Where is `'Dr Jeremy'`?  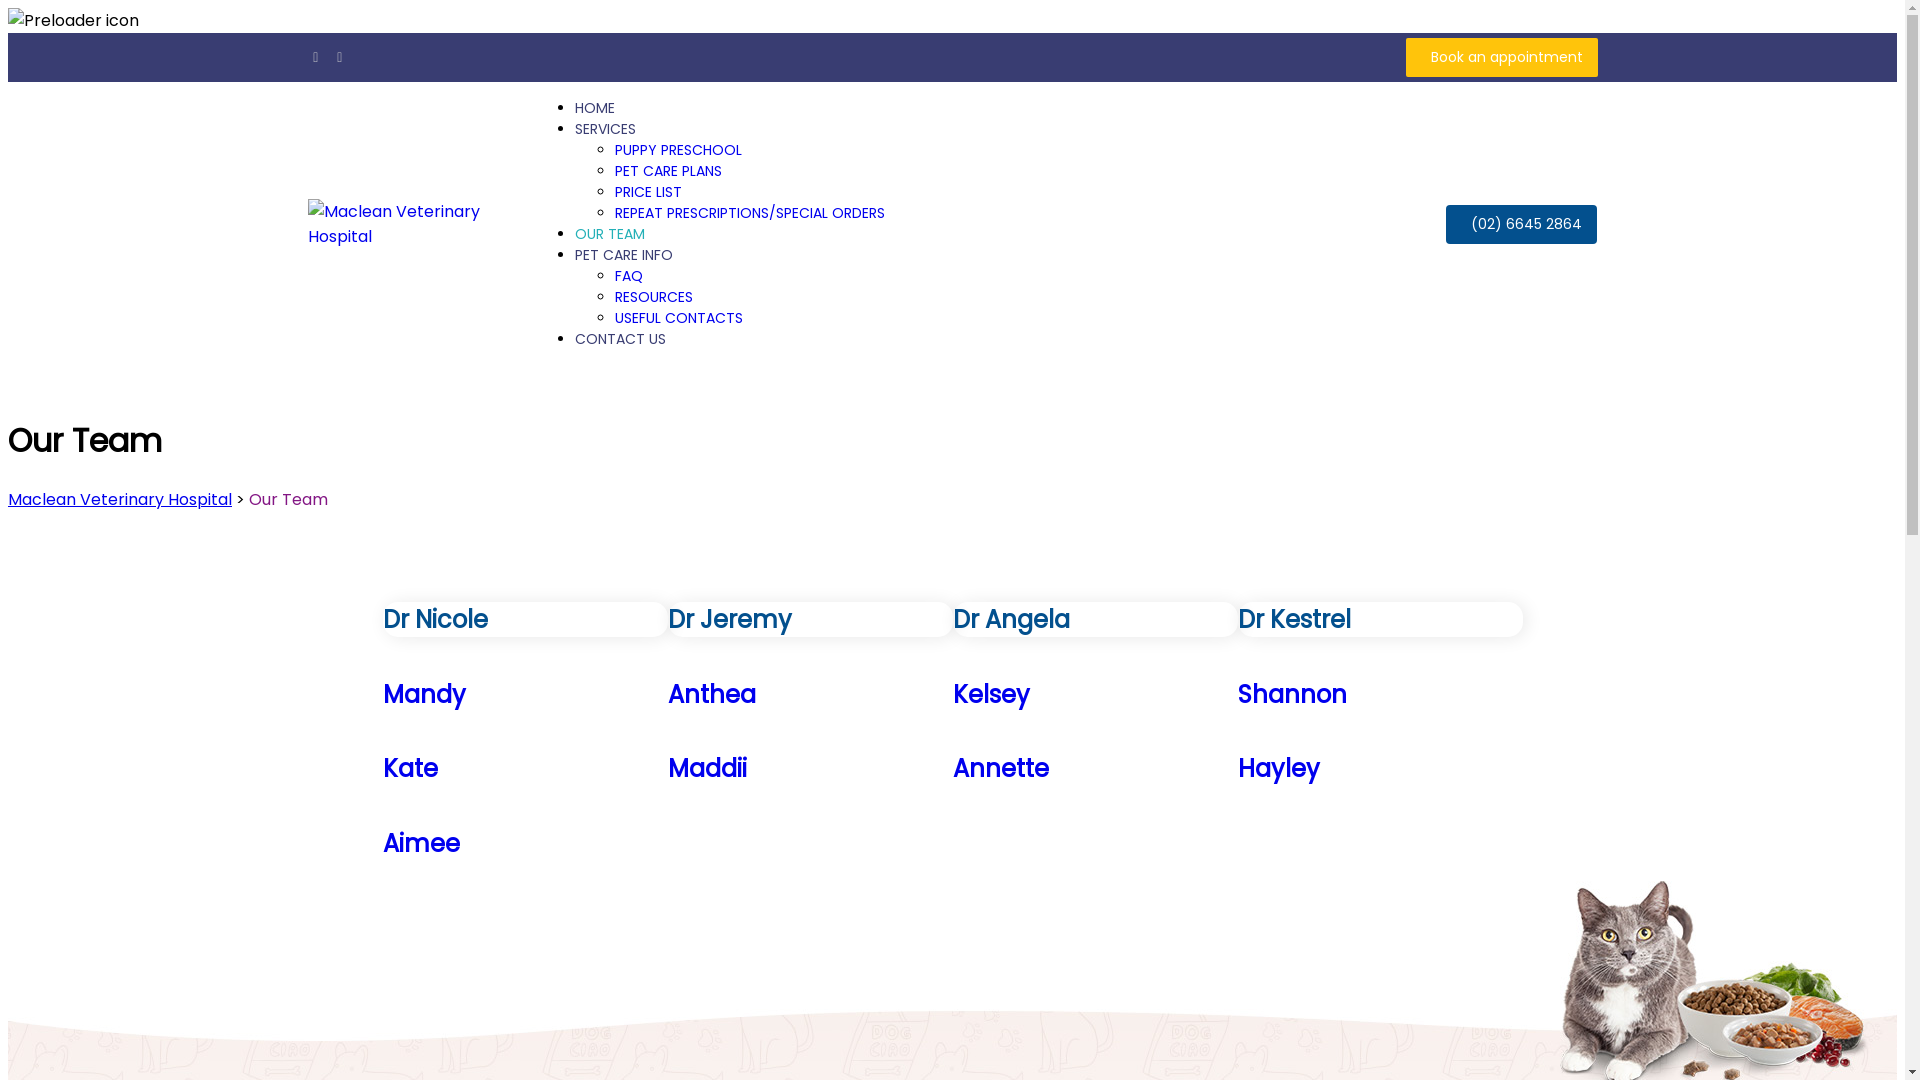
'Dr Jeremy' is located at coordinates (667, 618).